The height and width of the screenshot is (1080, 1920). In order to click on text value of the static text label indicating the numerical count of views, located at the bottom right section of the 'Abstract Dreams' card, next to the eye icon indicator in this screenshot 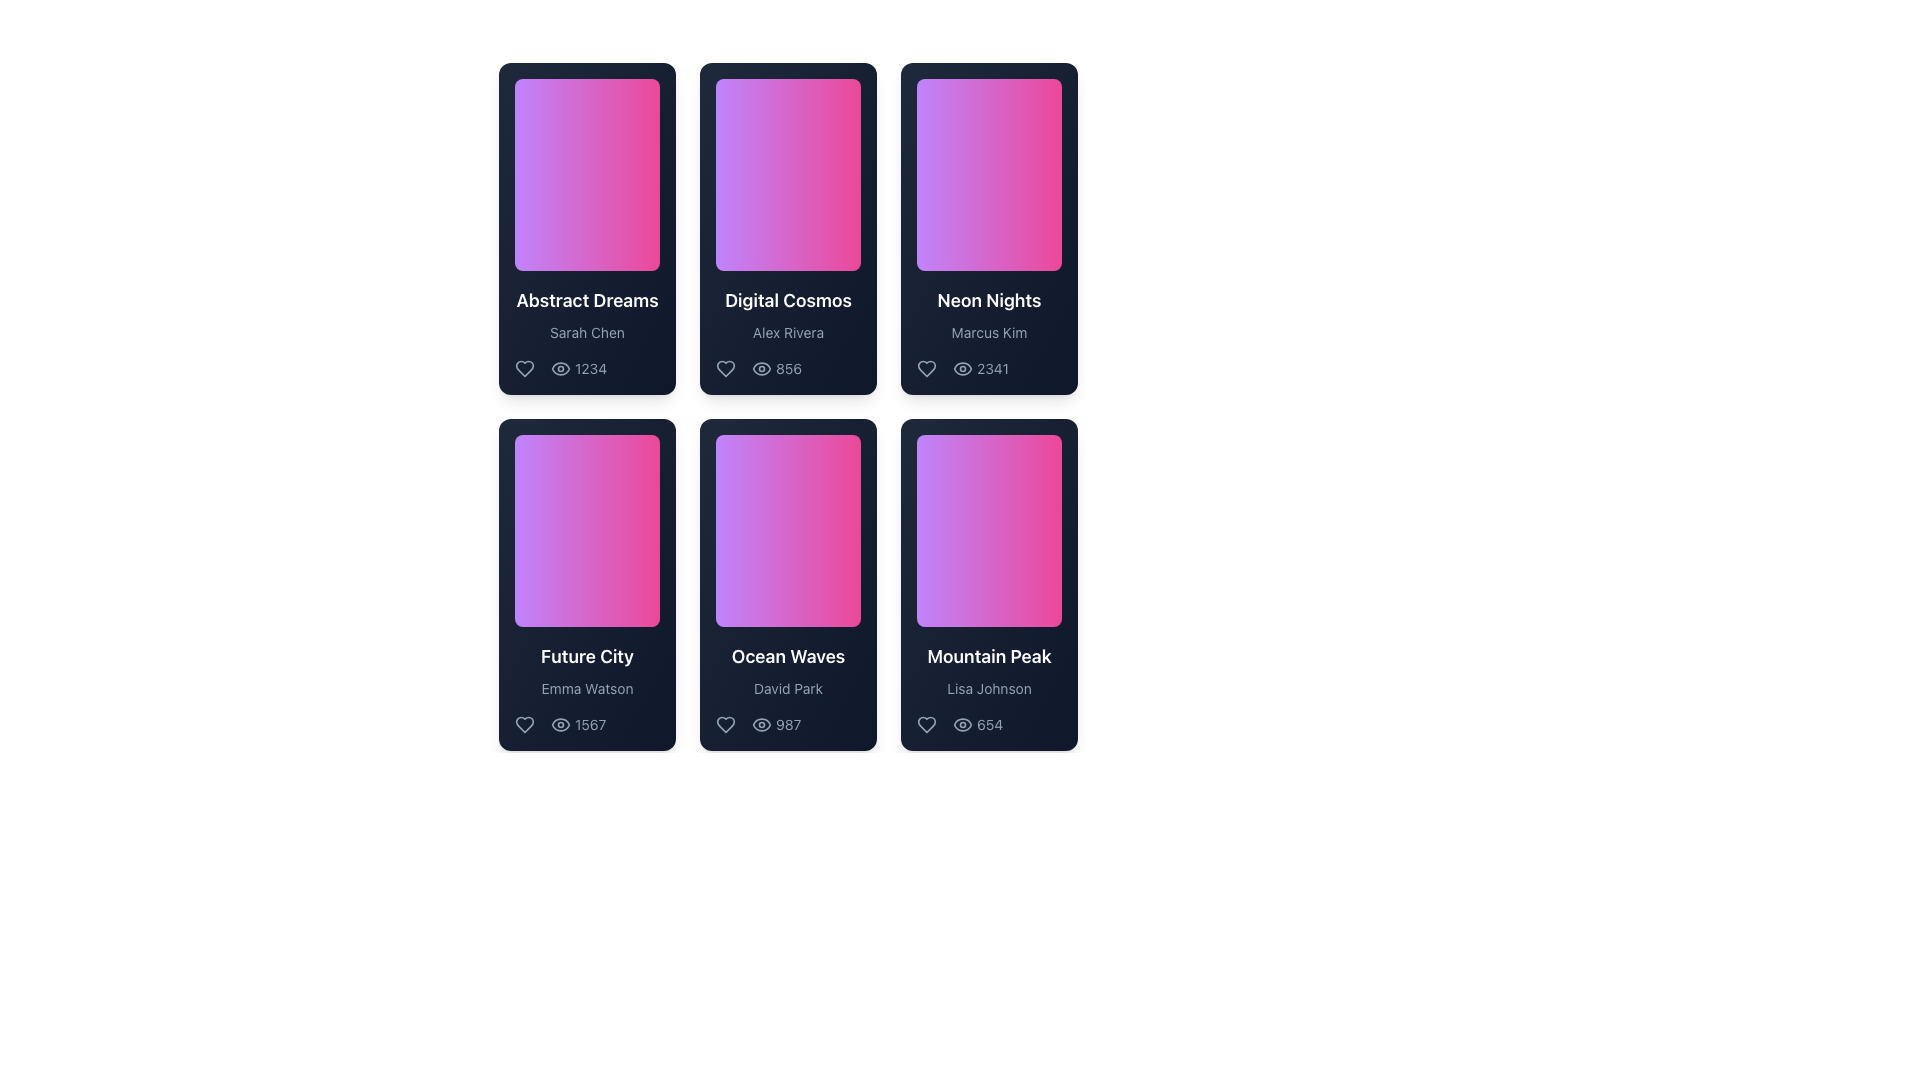, I will do `click(589, 369)`.